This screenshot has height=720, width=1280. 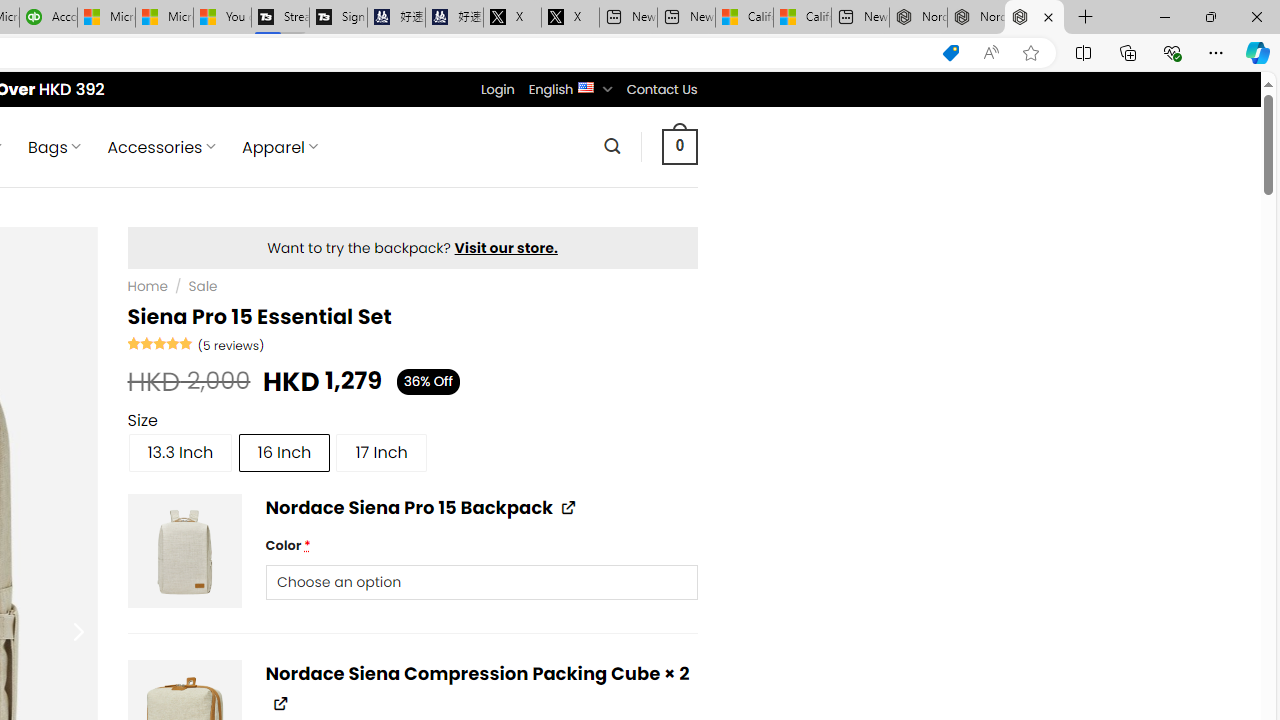 I want to click on 'Nordace - Best Sellers', so click(x=917, y=17).